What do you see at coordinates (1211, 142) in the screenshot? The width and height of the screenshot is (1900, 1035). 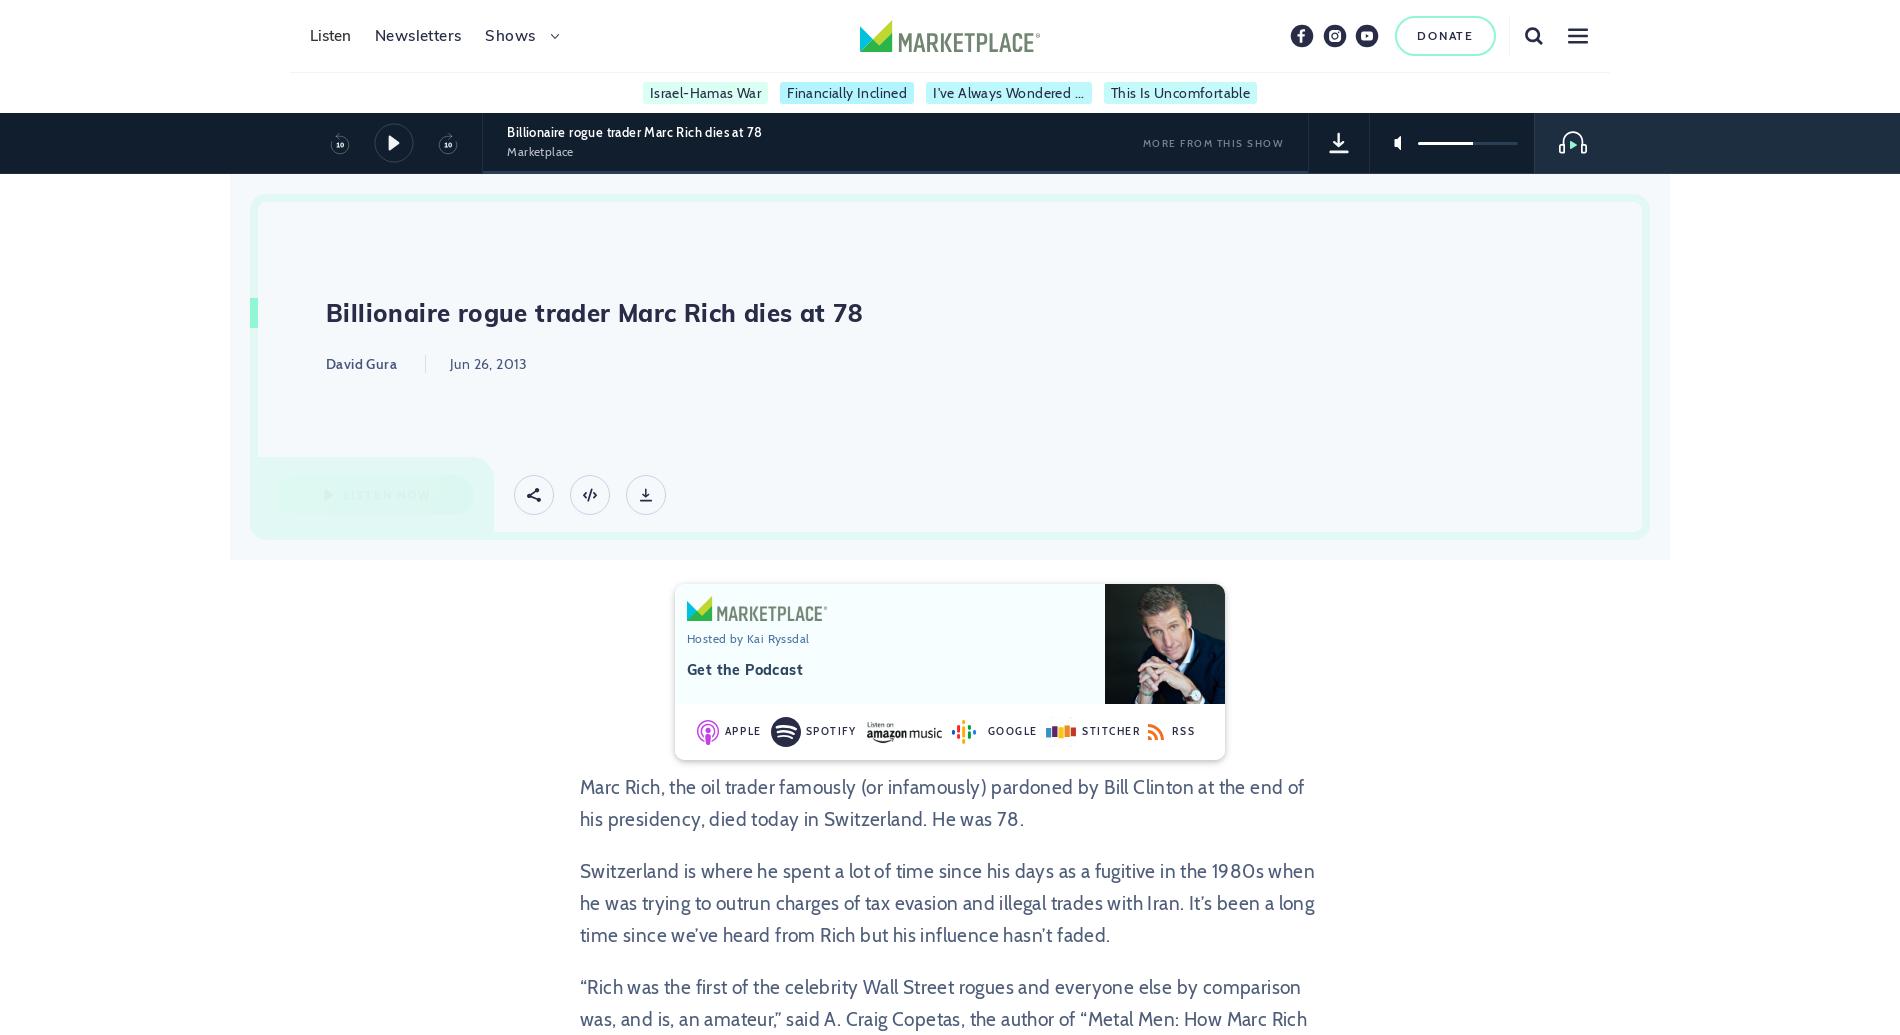 I see `'More From This Show'` at bounding box center [1211, 142].